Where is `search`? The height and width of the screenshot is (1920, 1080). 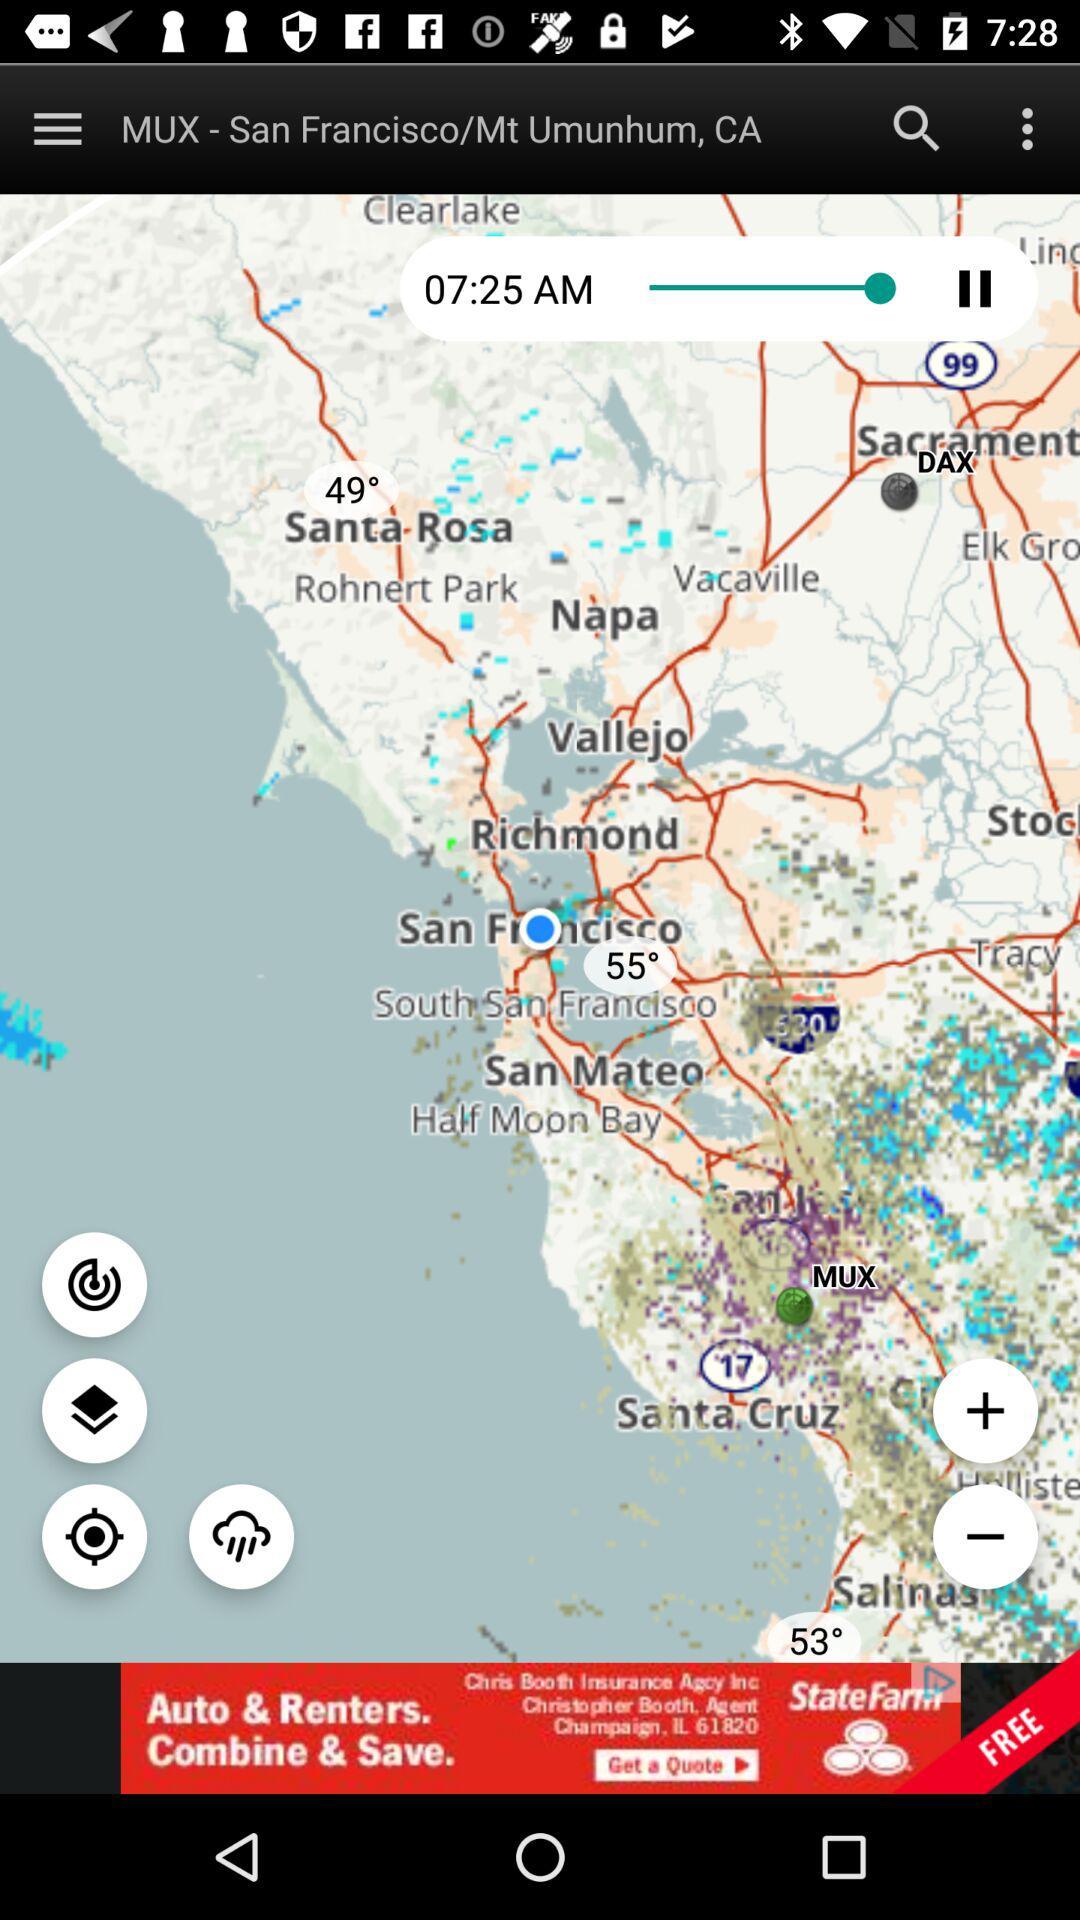
search is located at coordinates (917, 127).